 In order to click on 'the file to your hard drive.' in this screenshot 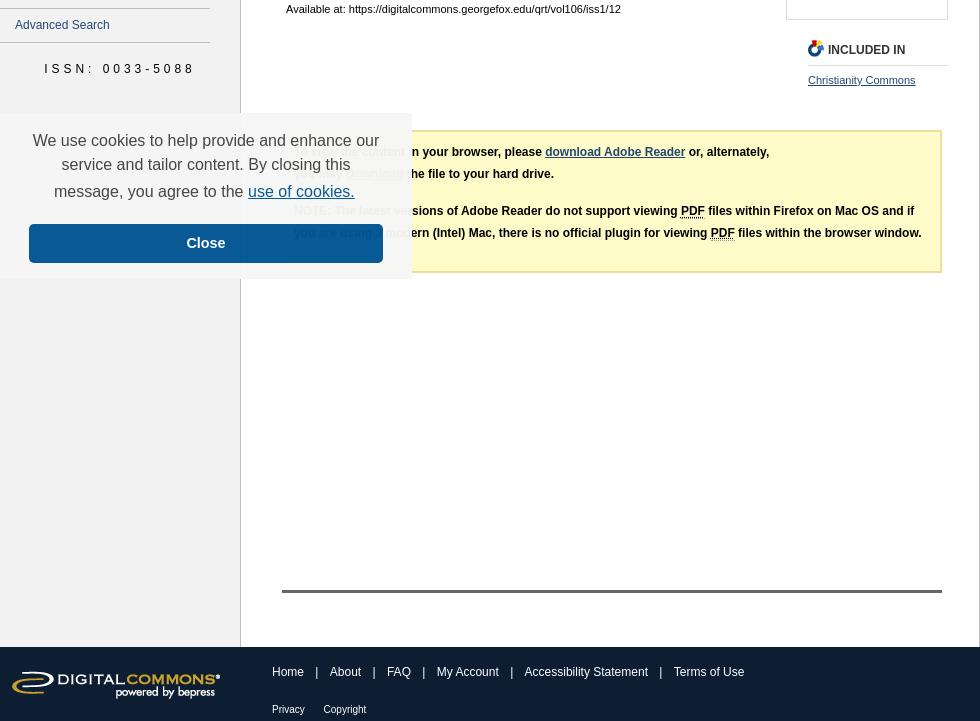, I will do `click(478, 171)`.